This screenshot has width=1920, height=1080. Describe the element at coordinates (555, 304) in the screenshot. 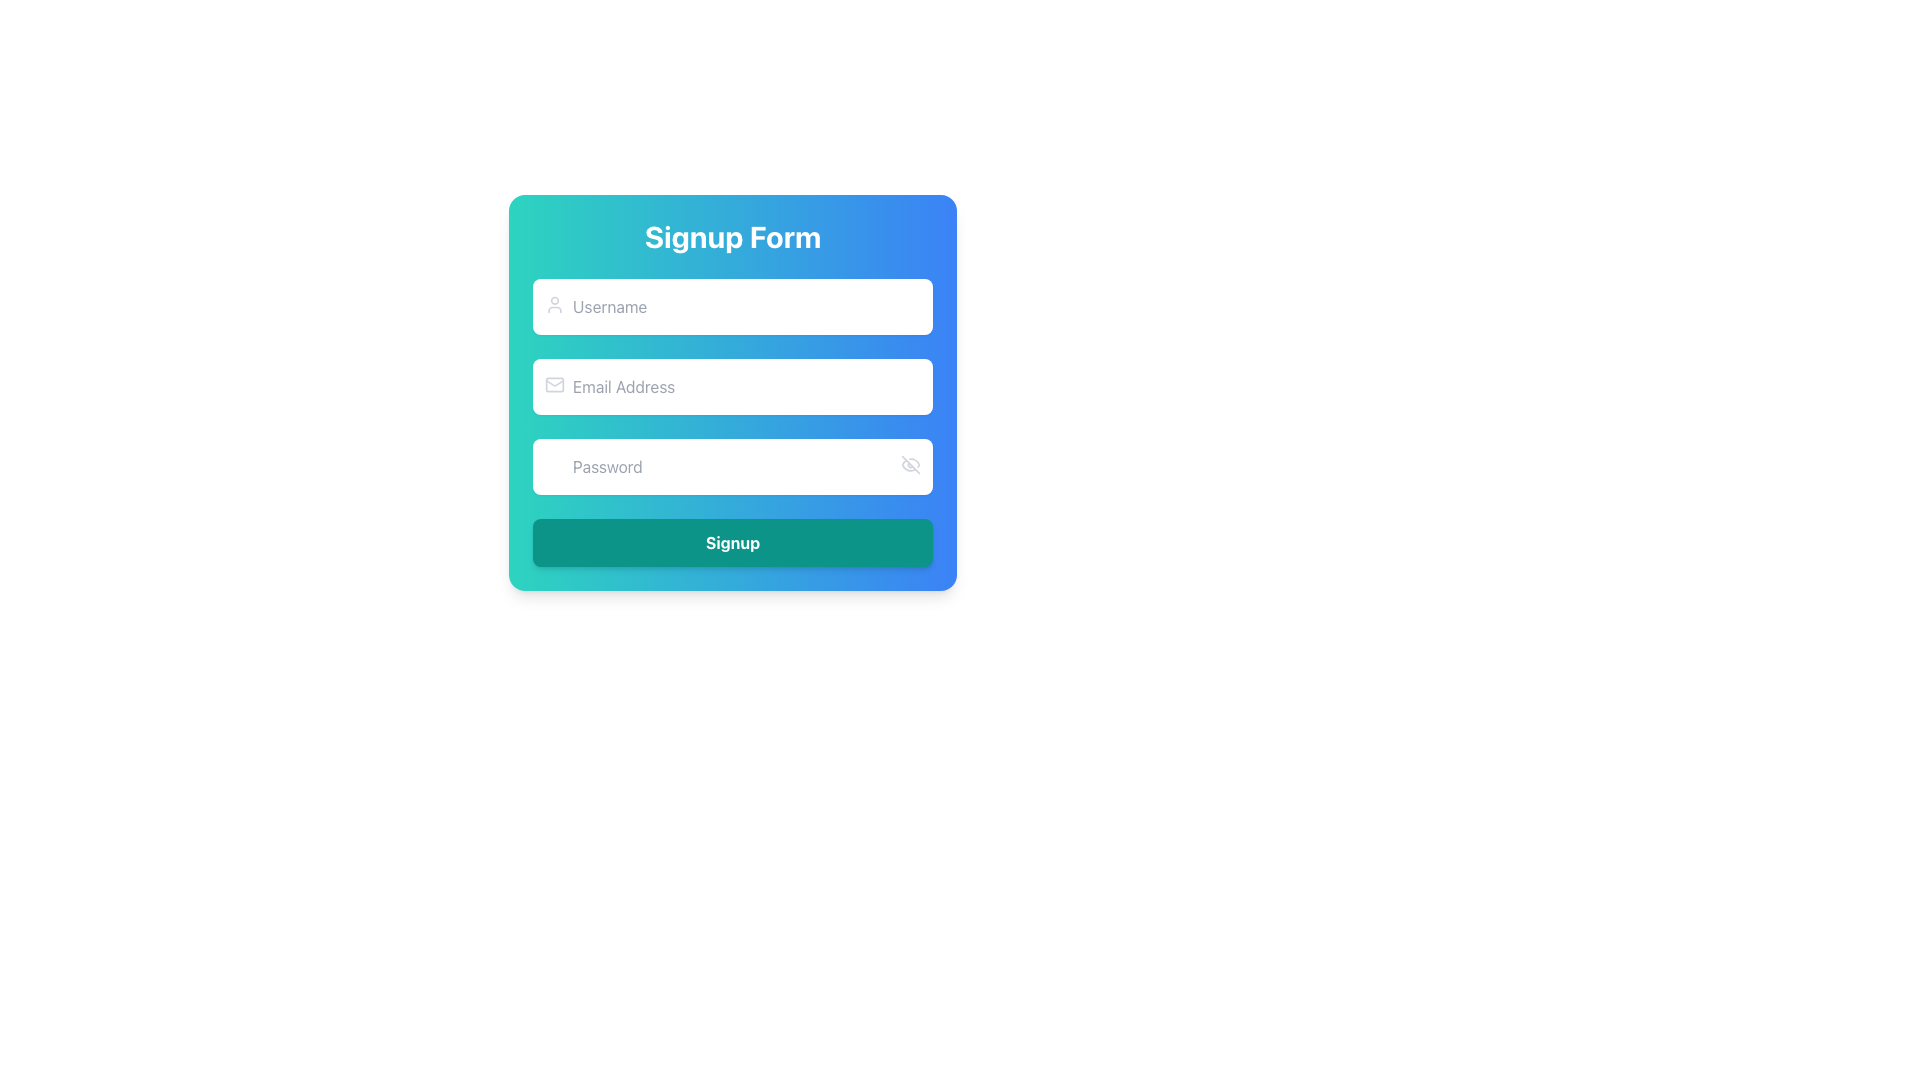

I see `the visual indicator icon for the Username input field, which helps users identify its function` at that location.